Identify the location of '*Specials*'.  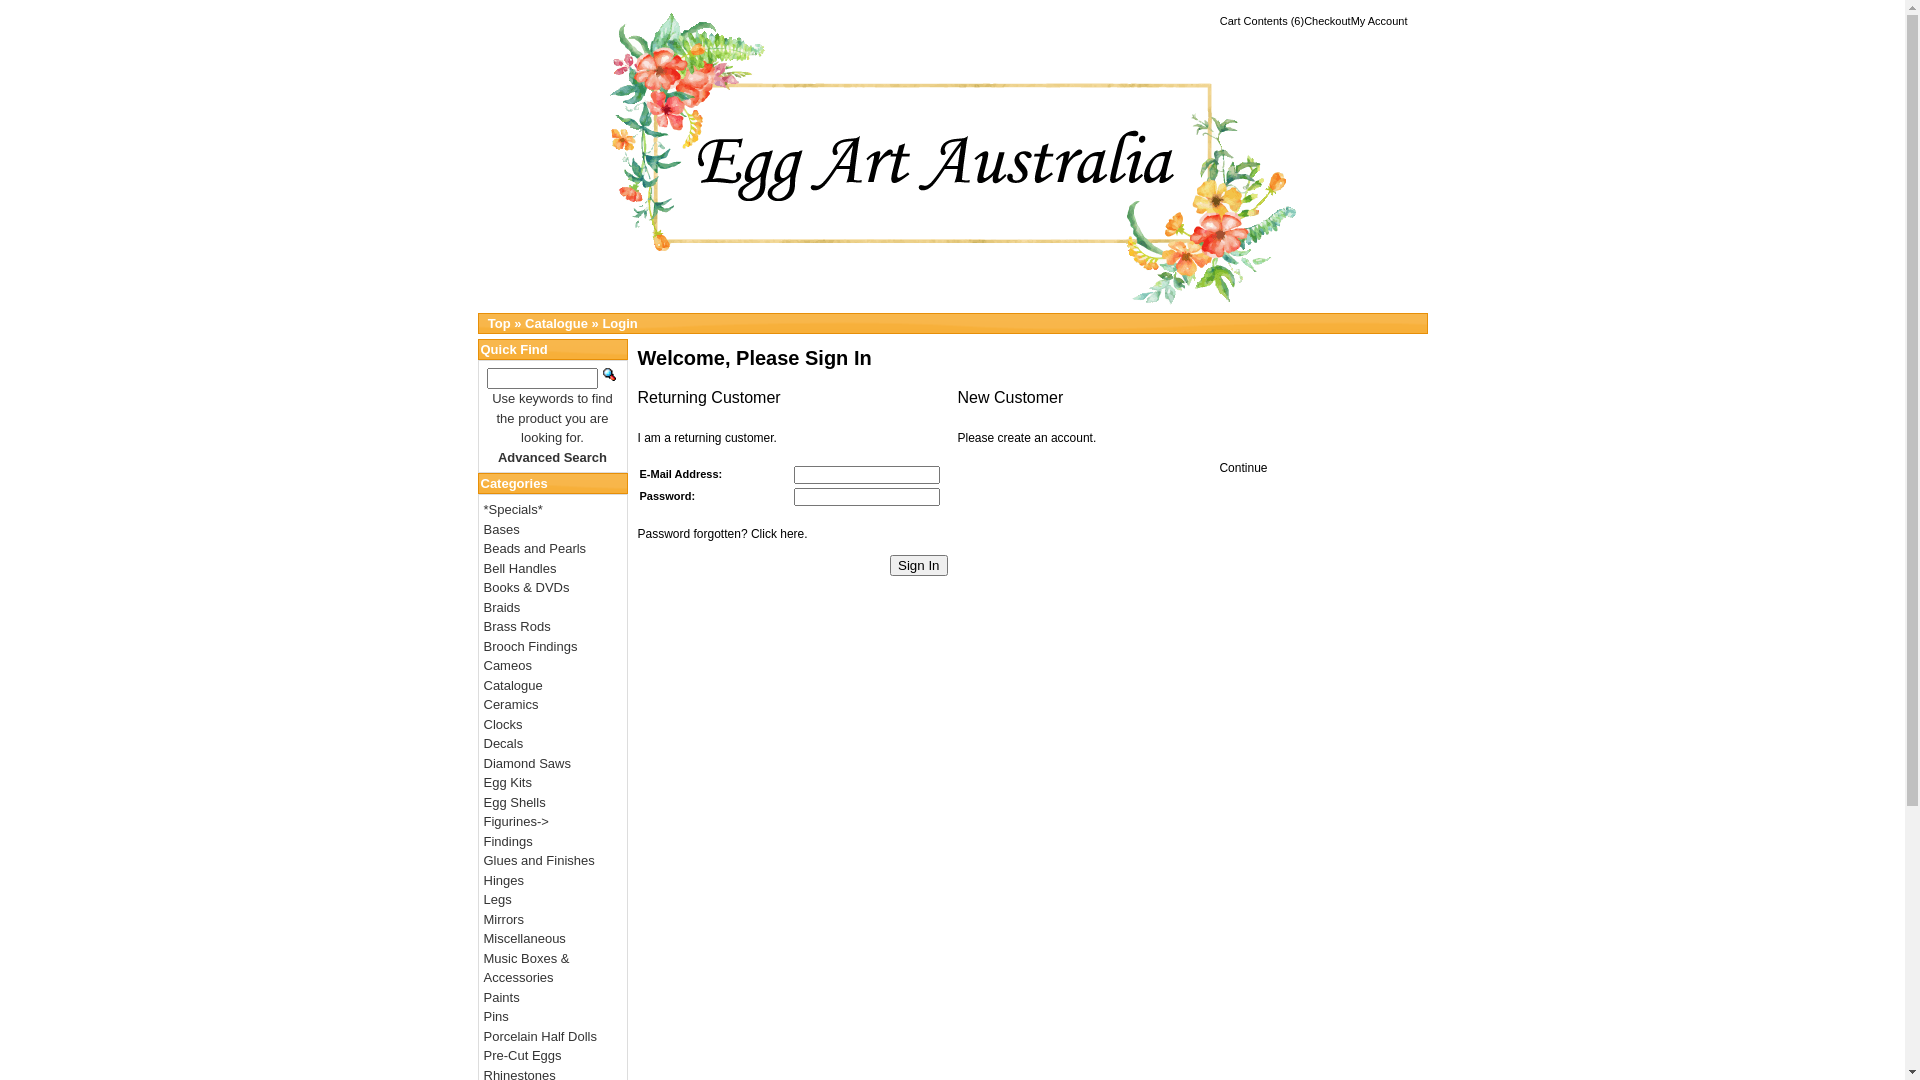
(513, 508).